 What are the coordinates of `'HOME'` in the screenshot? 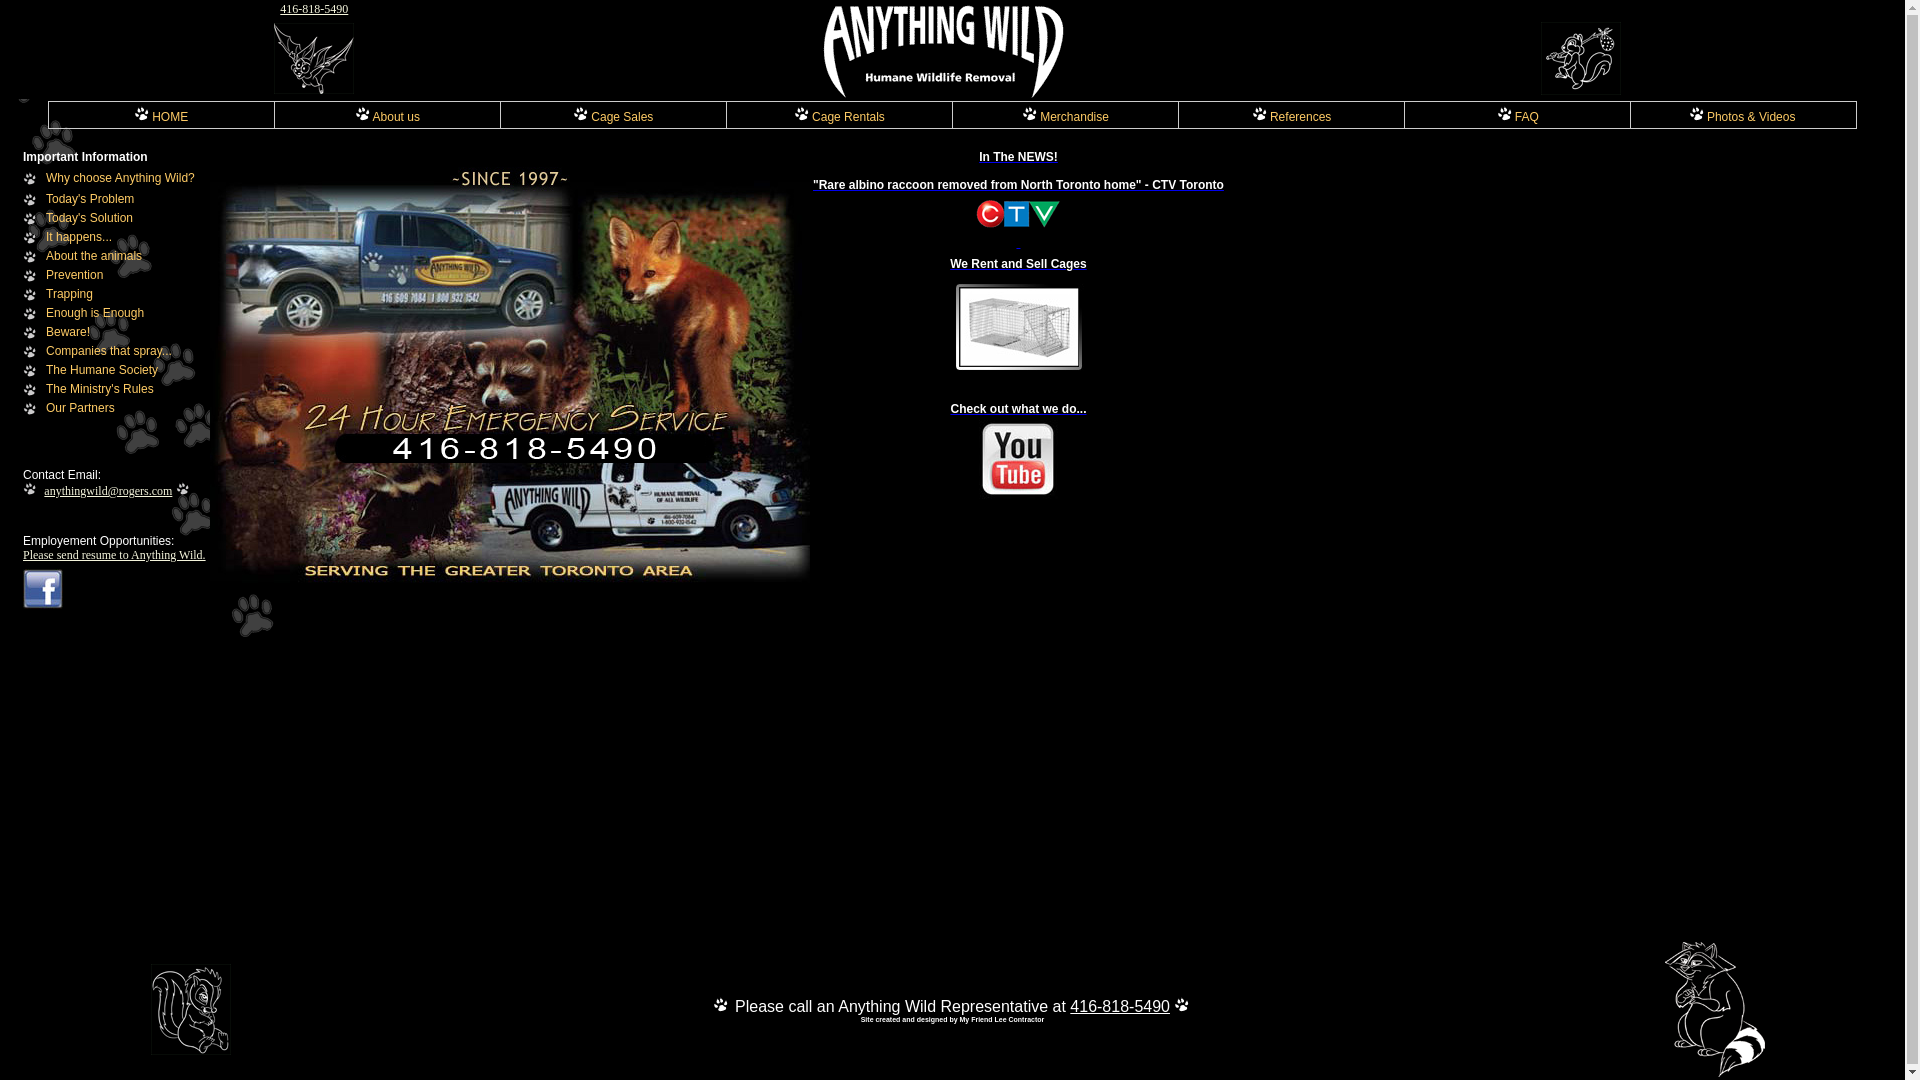 It's located at (161, 116).